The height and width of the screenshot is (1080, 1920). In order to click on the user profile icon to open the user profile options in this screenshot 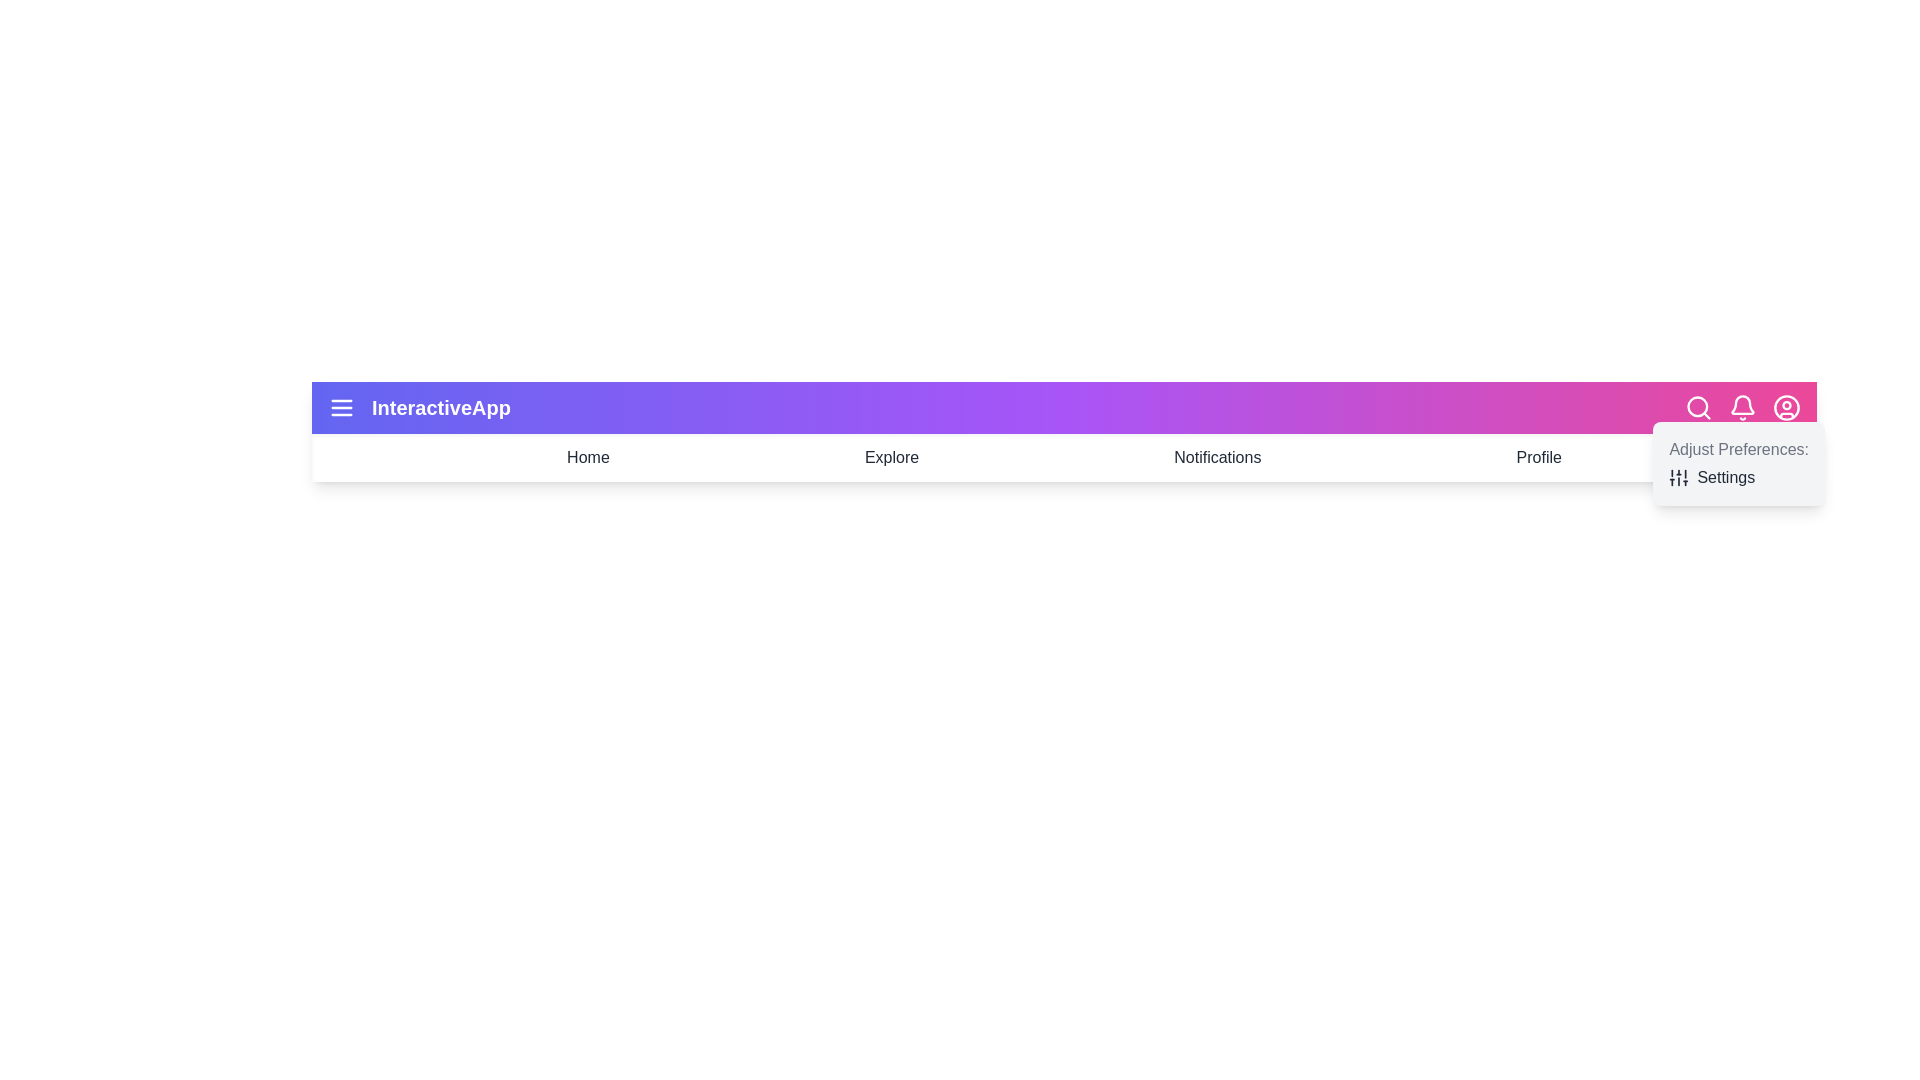, I will do `click(1786, 407)`.